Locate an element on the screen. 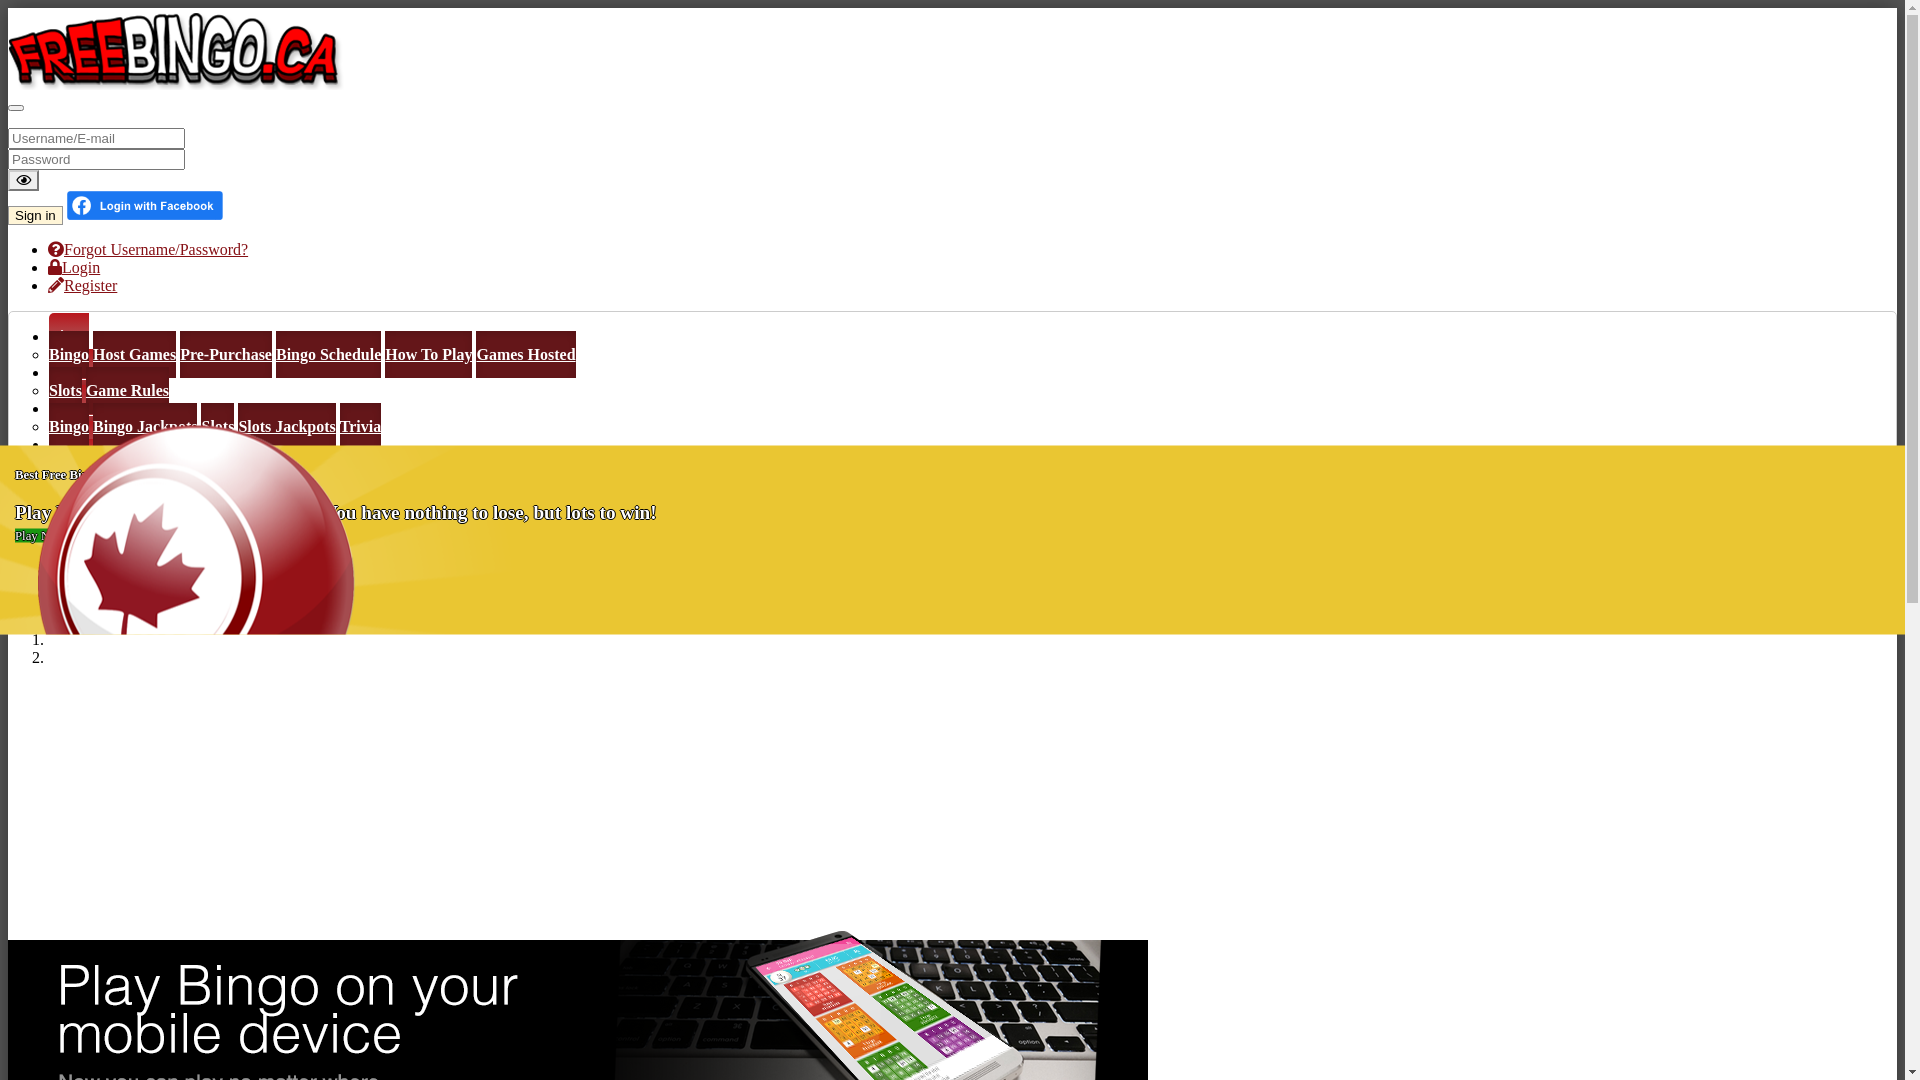  'How To Play' is located at coordinates (427, 353).